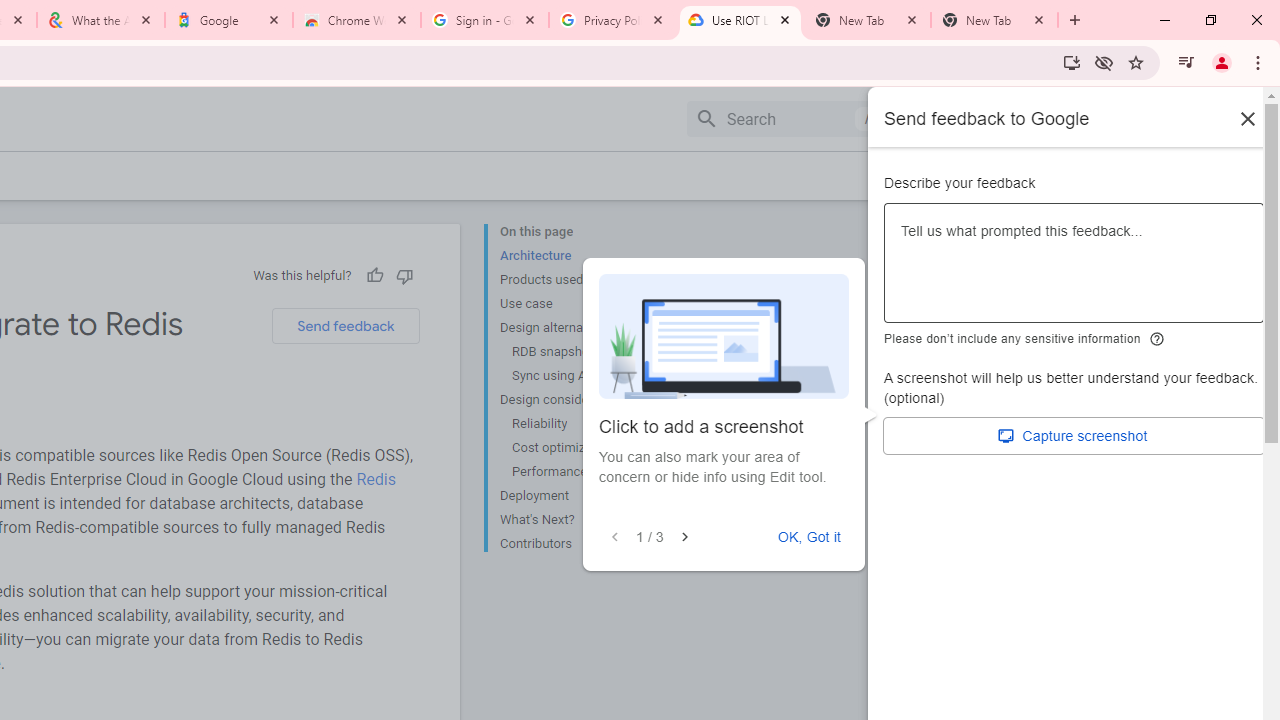 The image size is (1280, 720). What do you see at coordinates (585, 423) in the screenshot?
I see `'Reliability'` at bounding box center [585, 423].